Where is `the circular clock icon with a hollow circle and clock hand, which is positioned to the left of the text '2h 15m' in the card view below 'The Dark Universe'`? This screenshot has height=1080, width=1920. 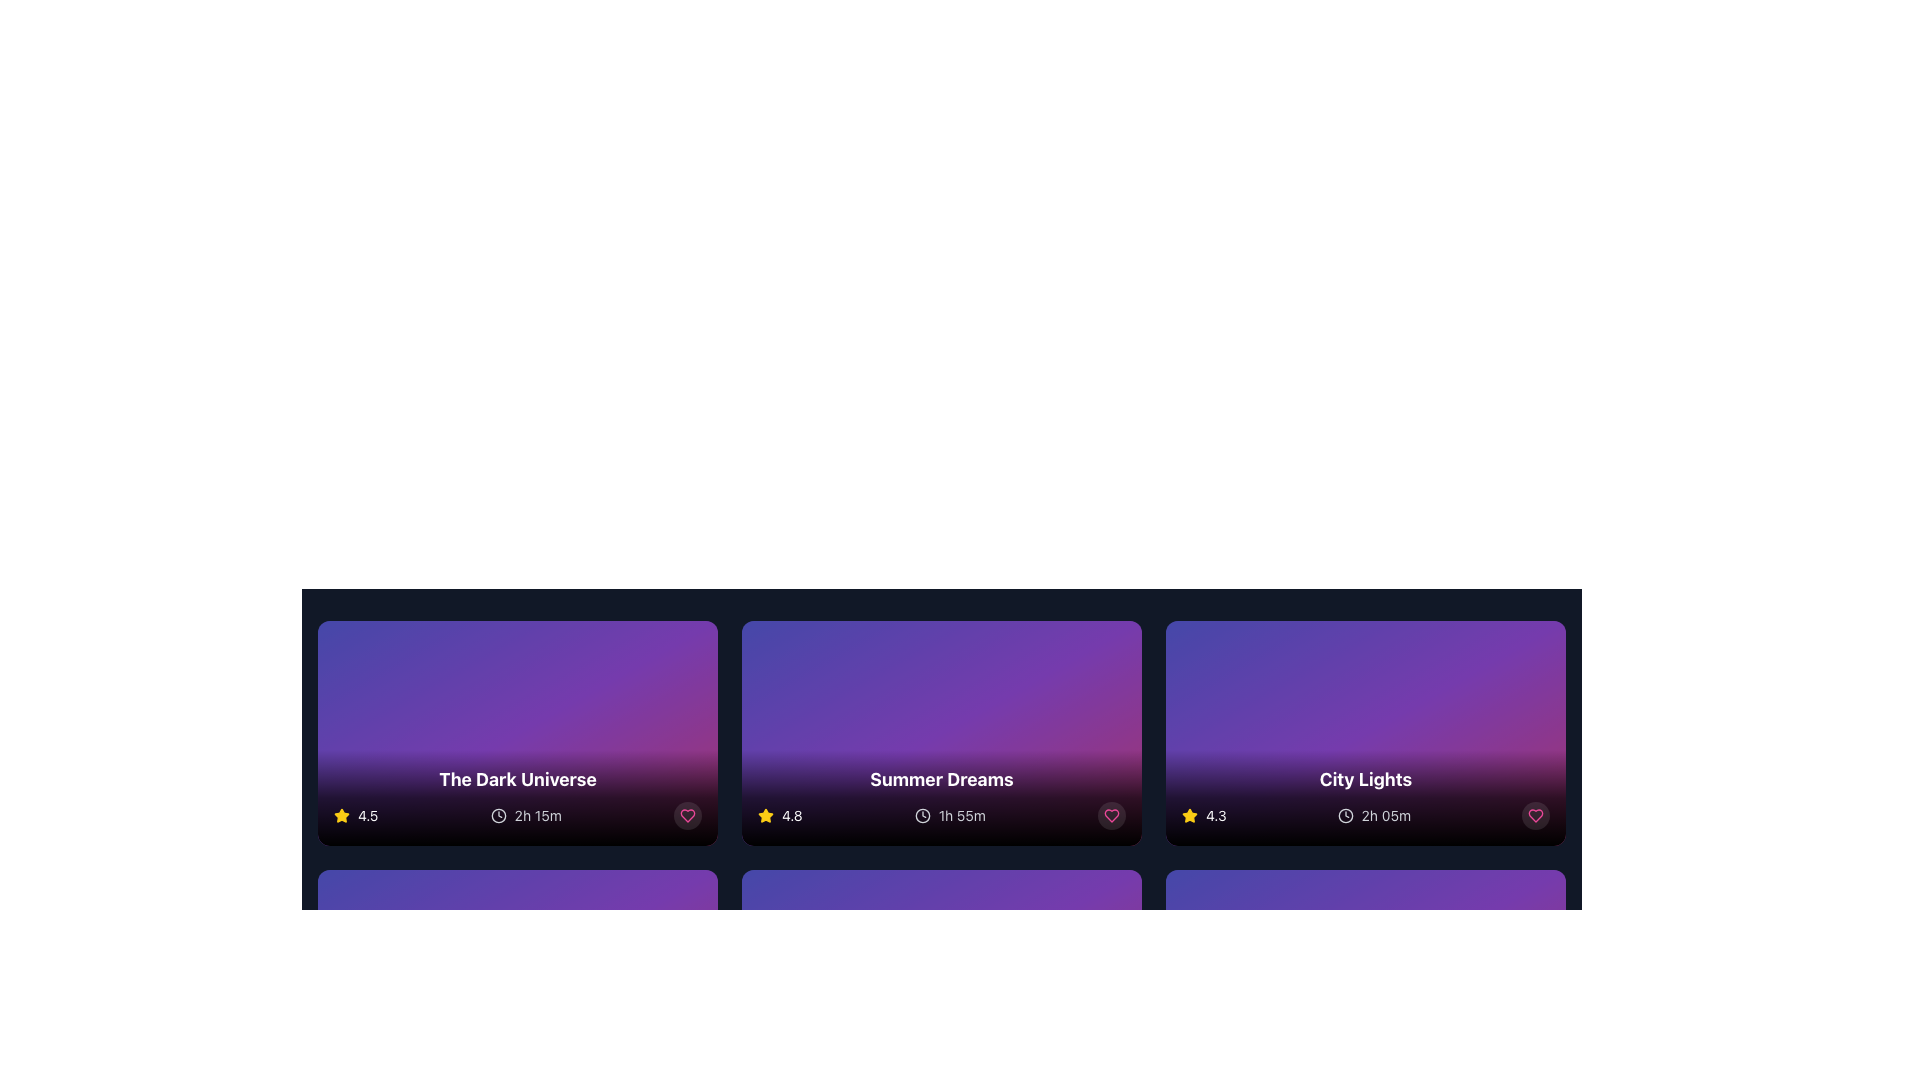 the circular clock icon with a hollow circle and clock hand, which is positioned to the left of the text '2h 15m' in the card view below 'The Dark Universe' is located at coordinates (498, 816).